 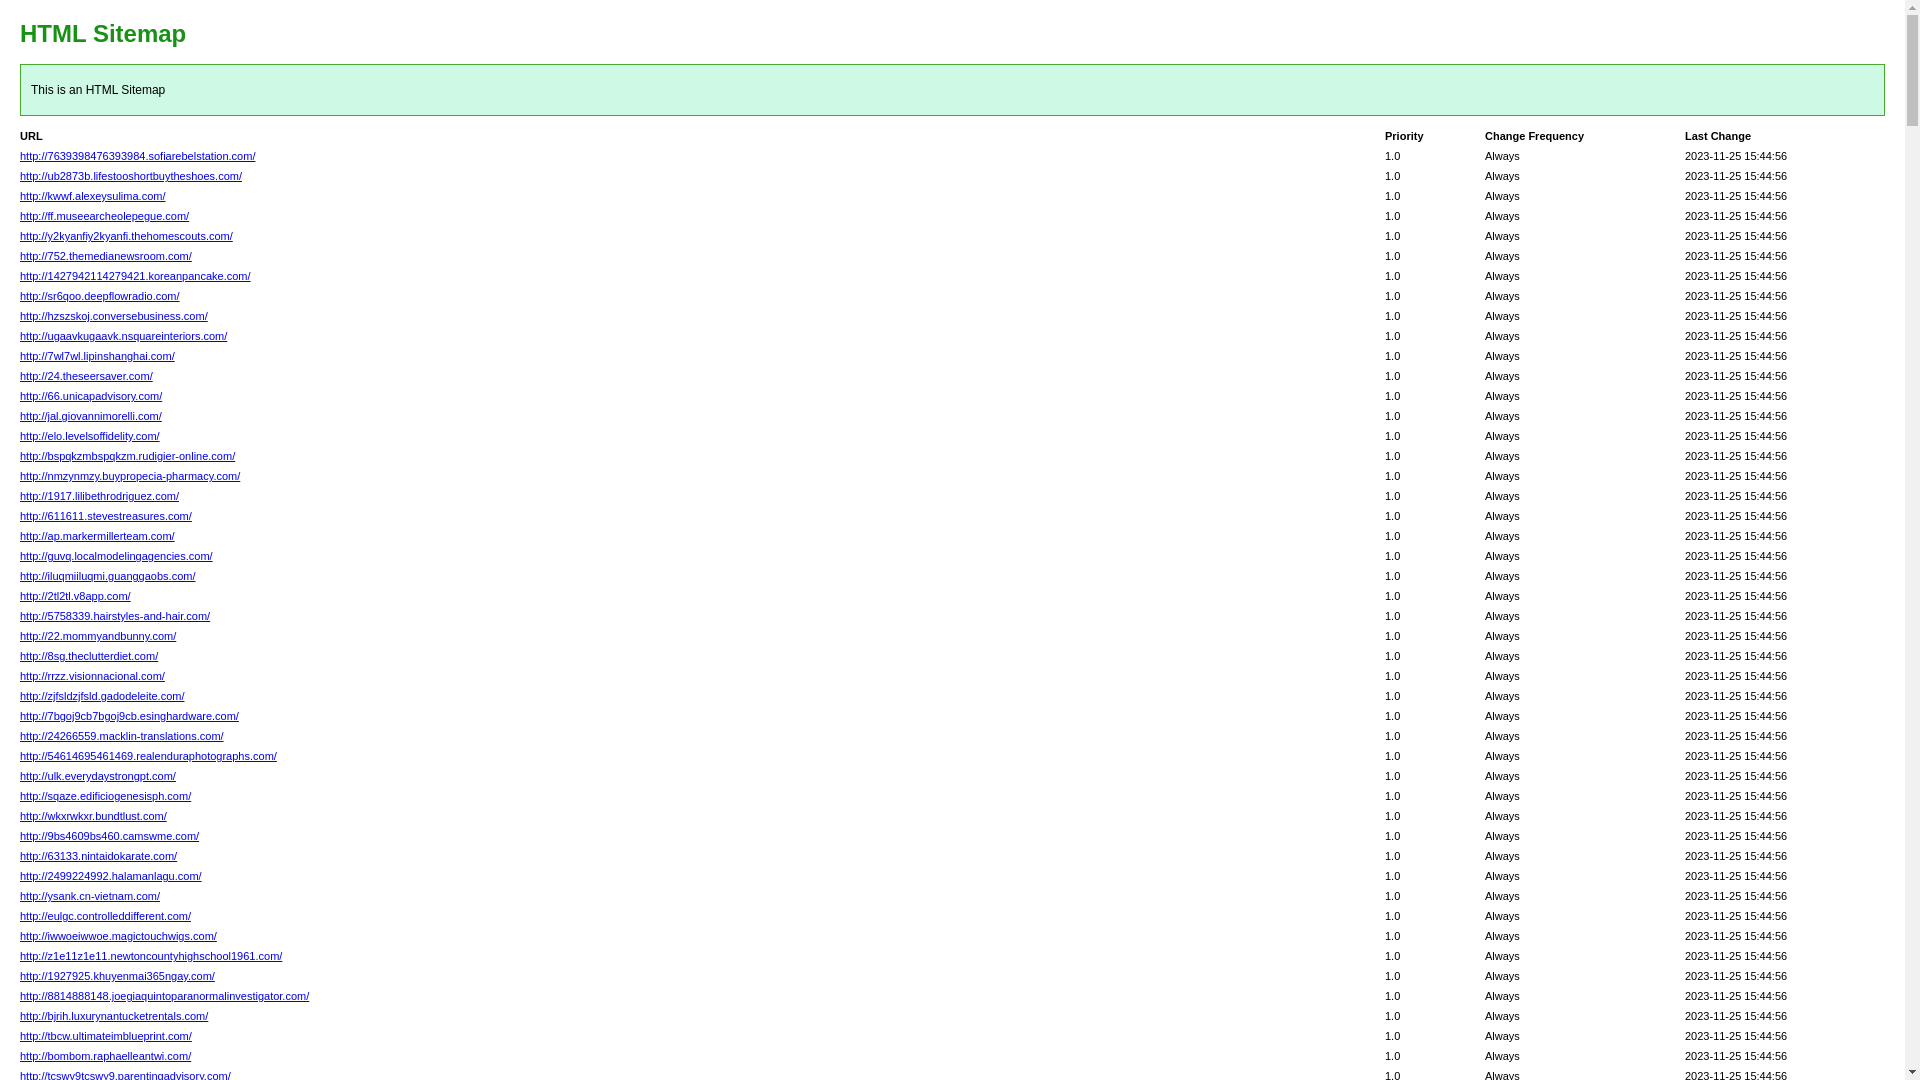 I want to click on 'http://8814888148.joegiaquintoparanormalinvestigator.com/', so click(x=164, y=995).